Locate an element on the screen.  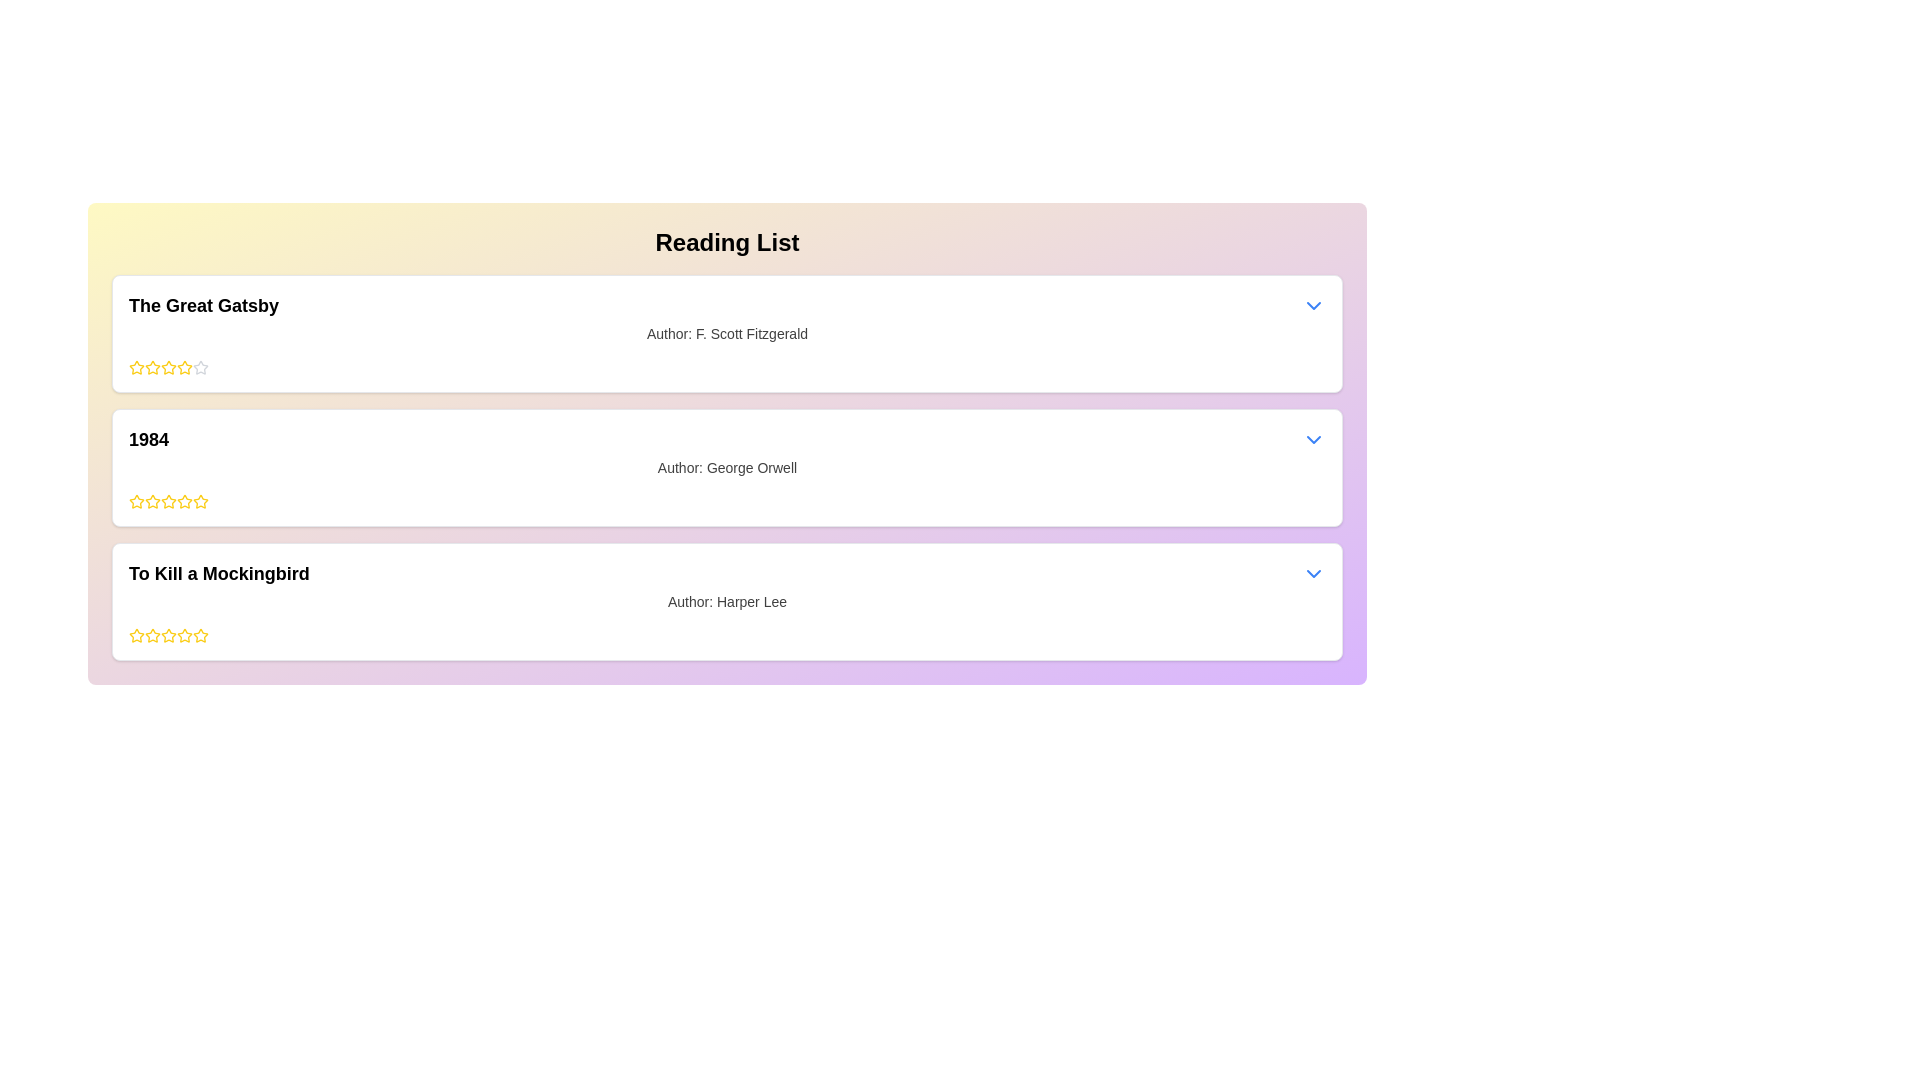
the third star icon with a yellow outline representing an active rating, located under the title 'The Great Gatsby' is located at coordinates (152, 367).